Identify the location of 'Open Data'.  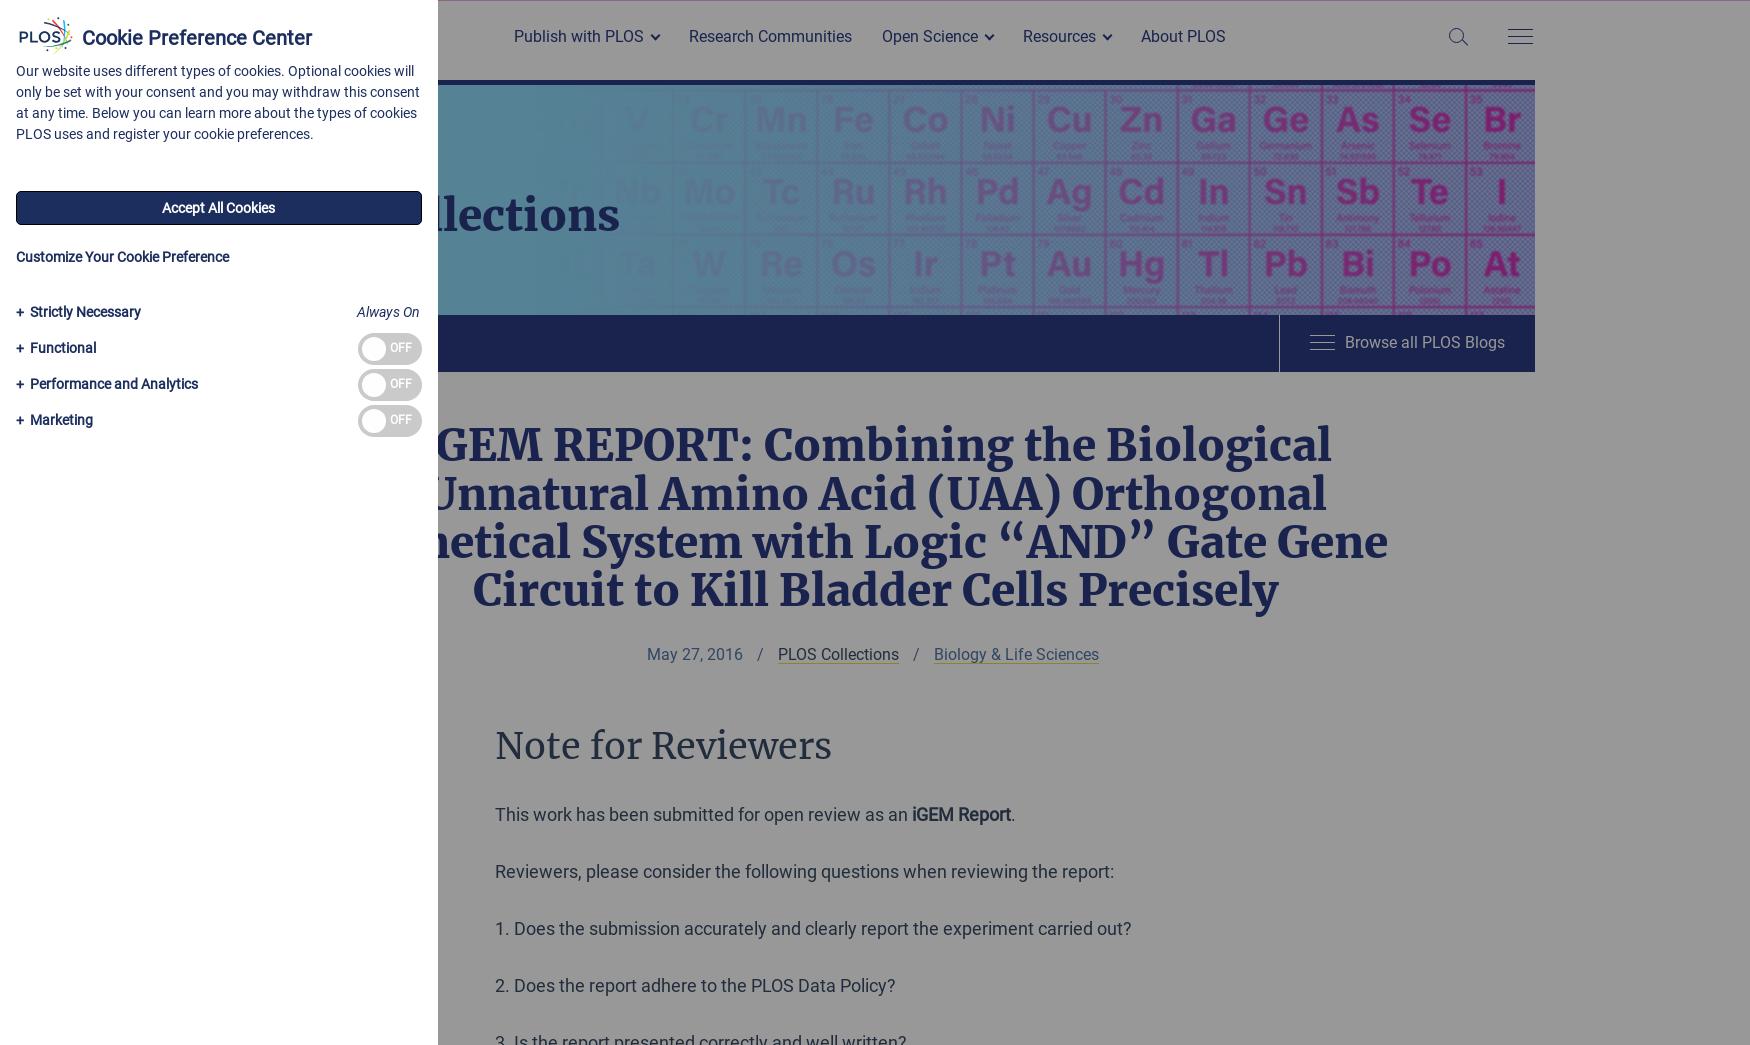
(924, 137).